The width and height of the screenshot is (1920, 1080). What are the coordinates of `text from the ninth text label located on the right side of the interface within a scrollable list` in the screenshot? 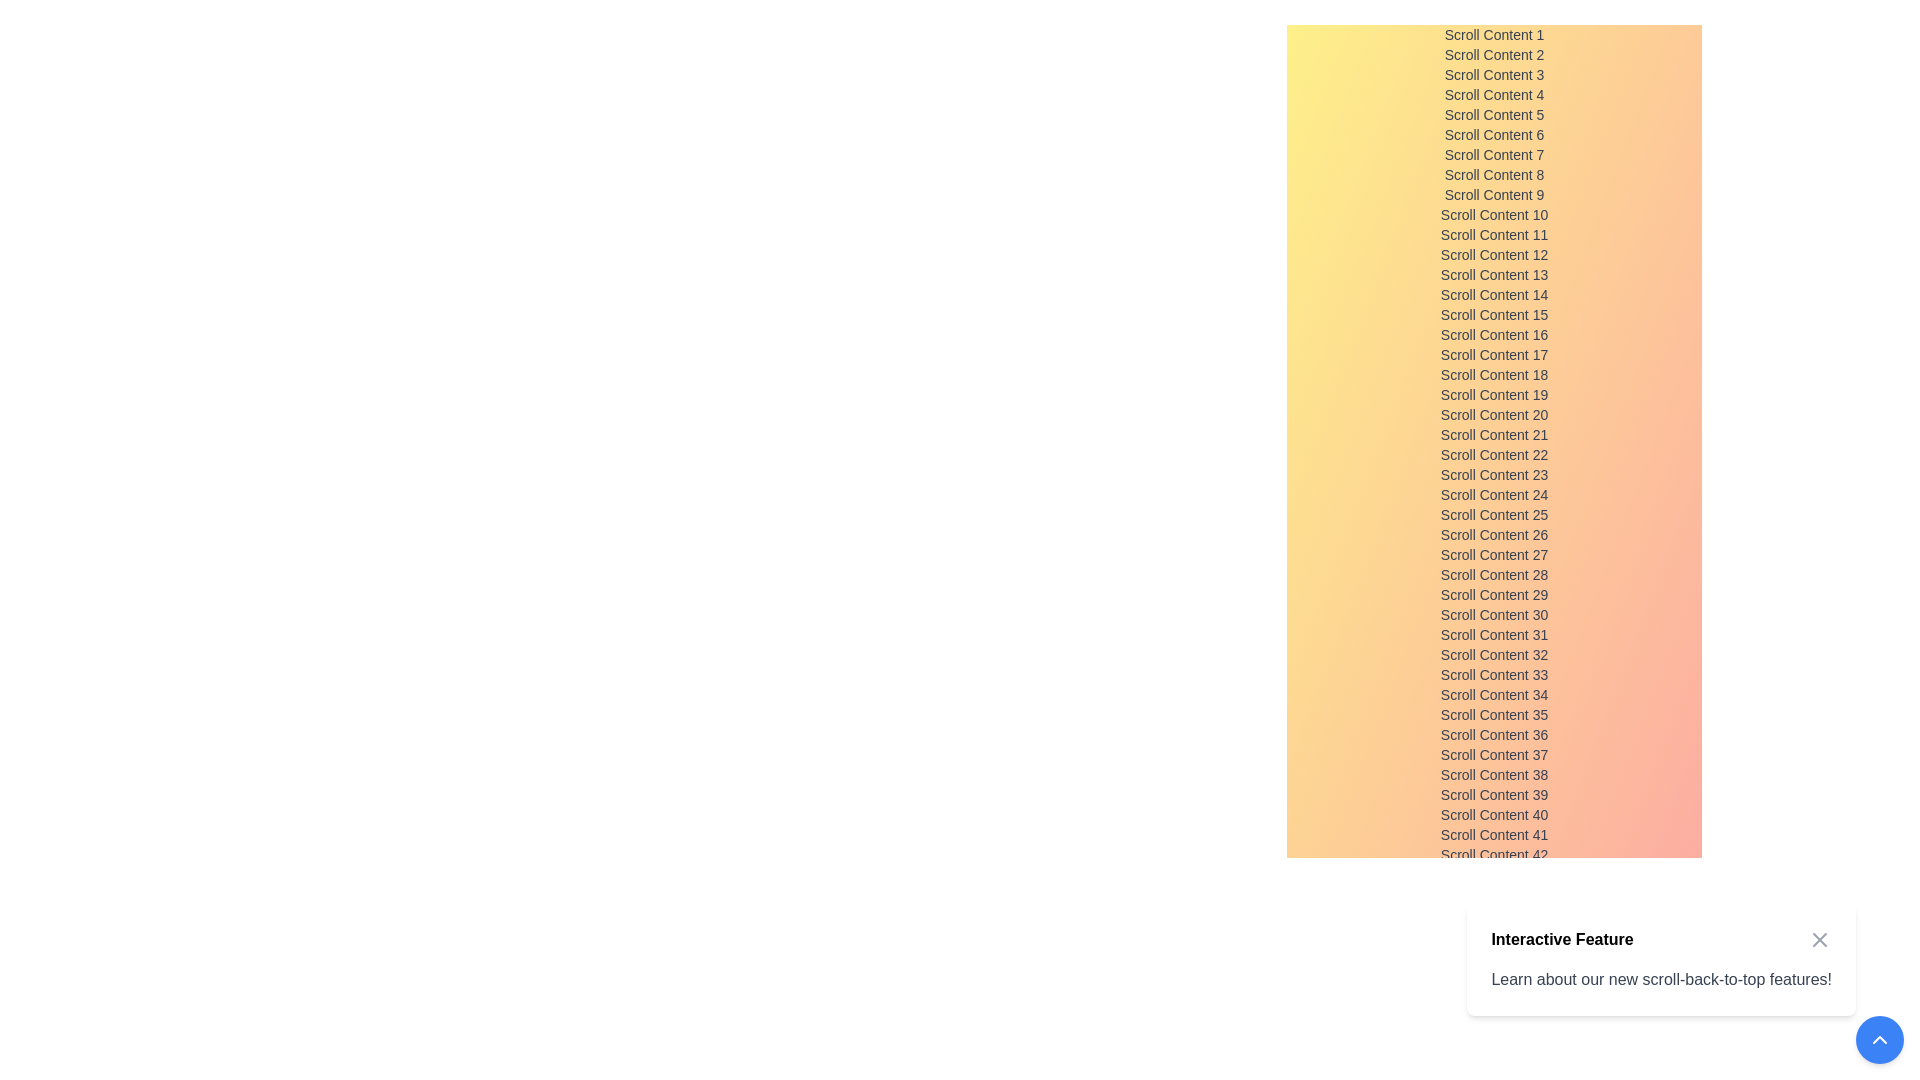 It's located at (1494, 195).